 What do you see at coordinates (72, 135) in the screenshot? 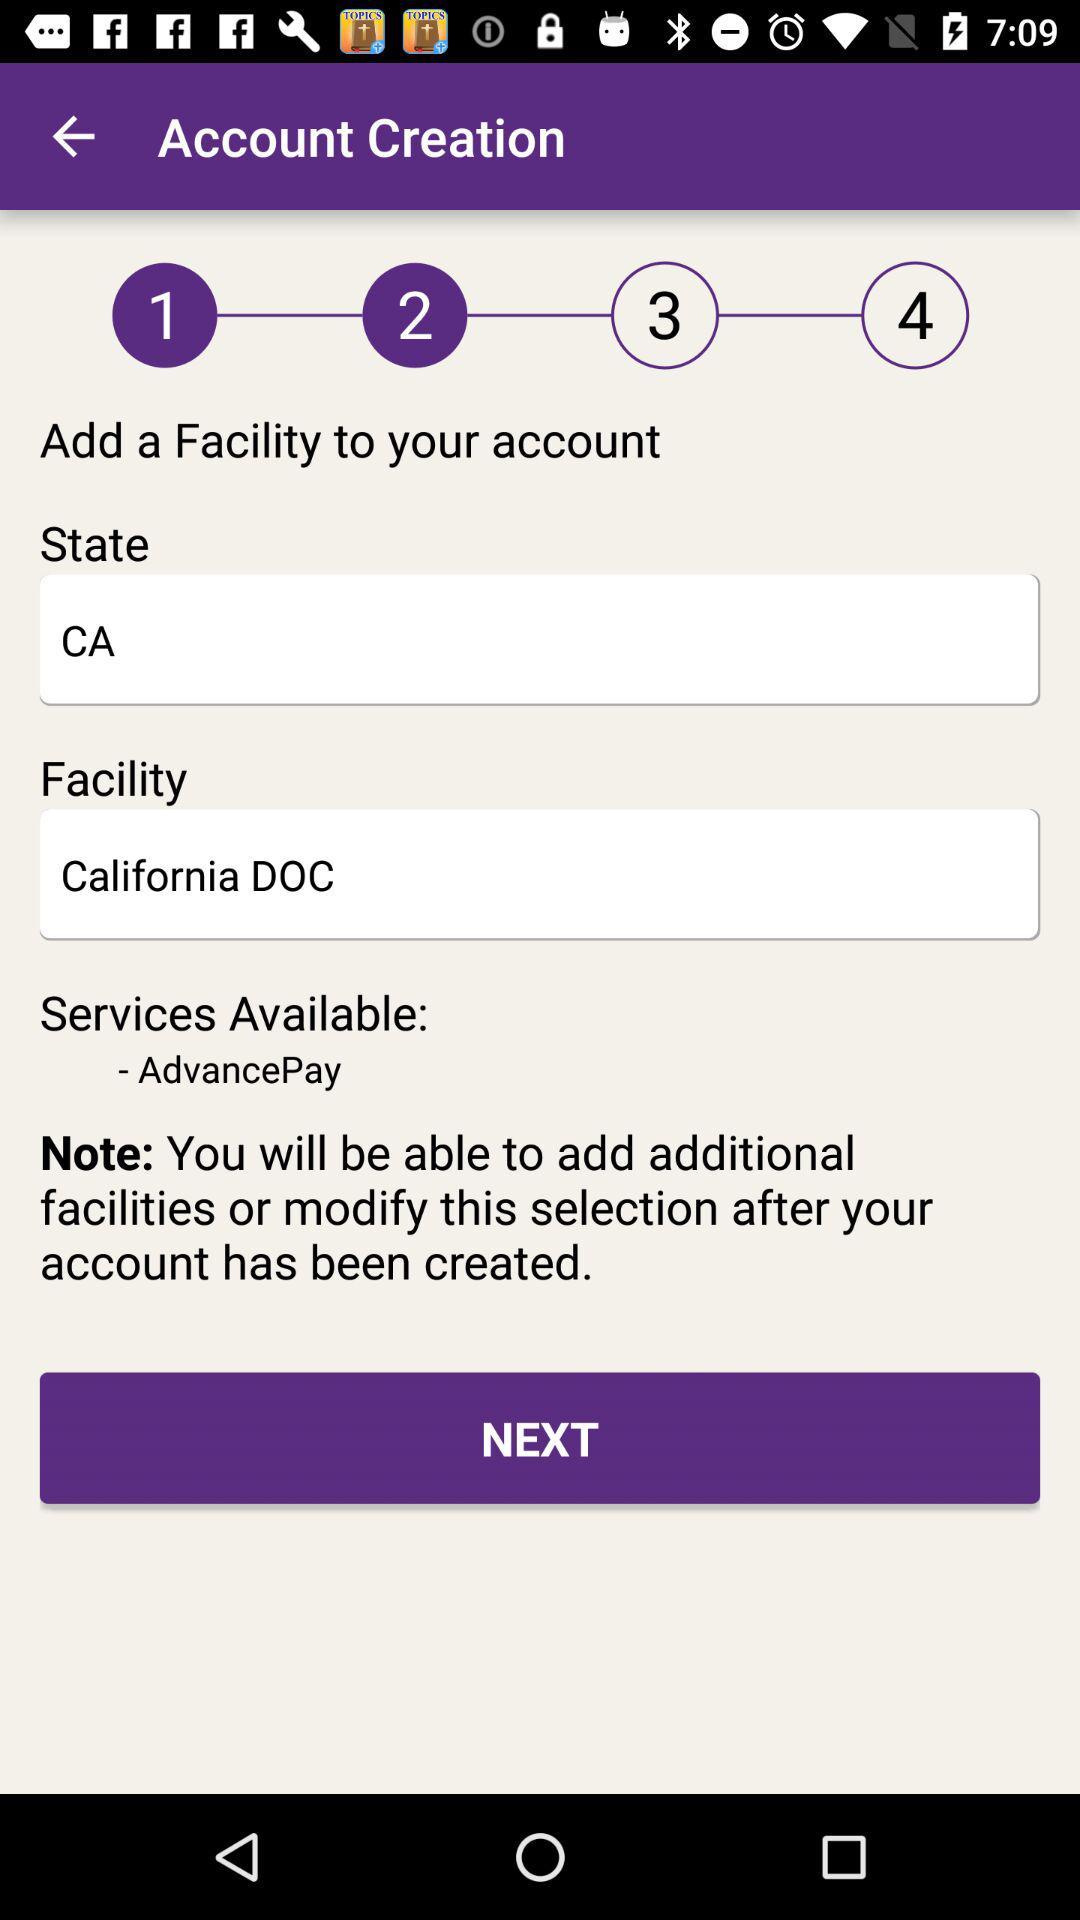
I see `item to the left of account creation item` at bounding box center [72, 135].